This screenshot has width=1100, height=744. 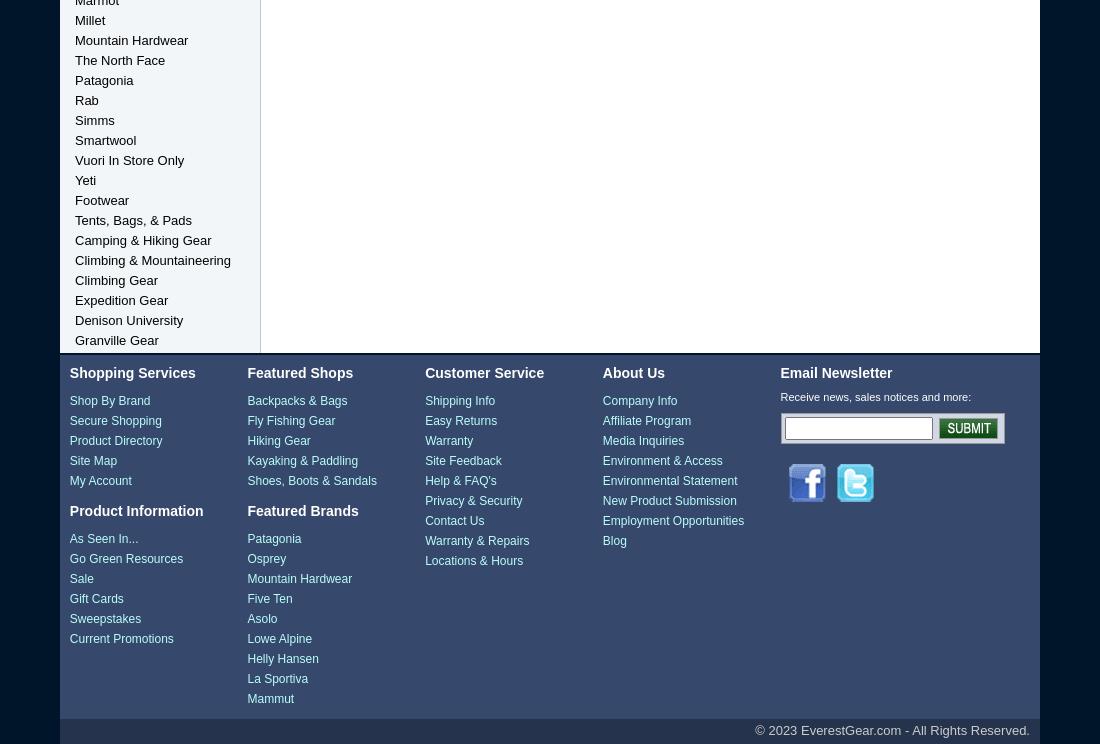 What do you see at coordinates (101, 200) in the screenshot?
I see `'Footwear'` at bounding box center [101, 200].